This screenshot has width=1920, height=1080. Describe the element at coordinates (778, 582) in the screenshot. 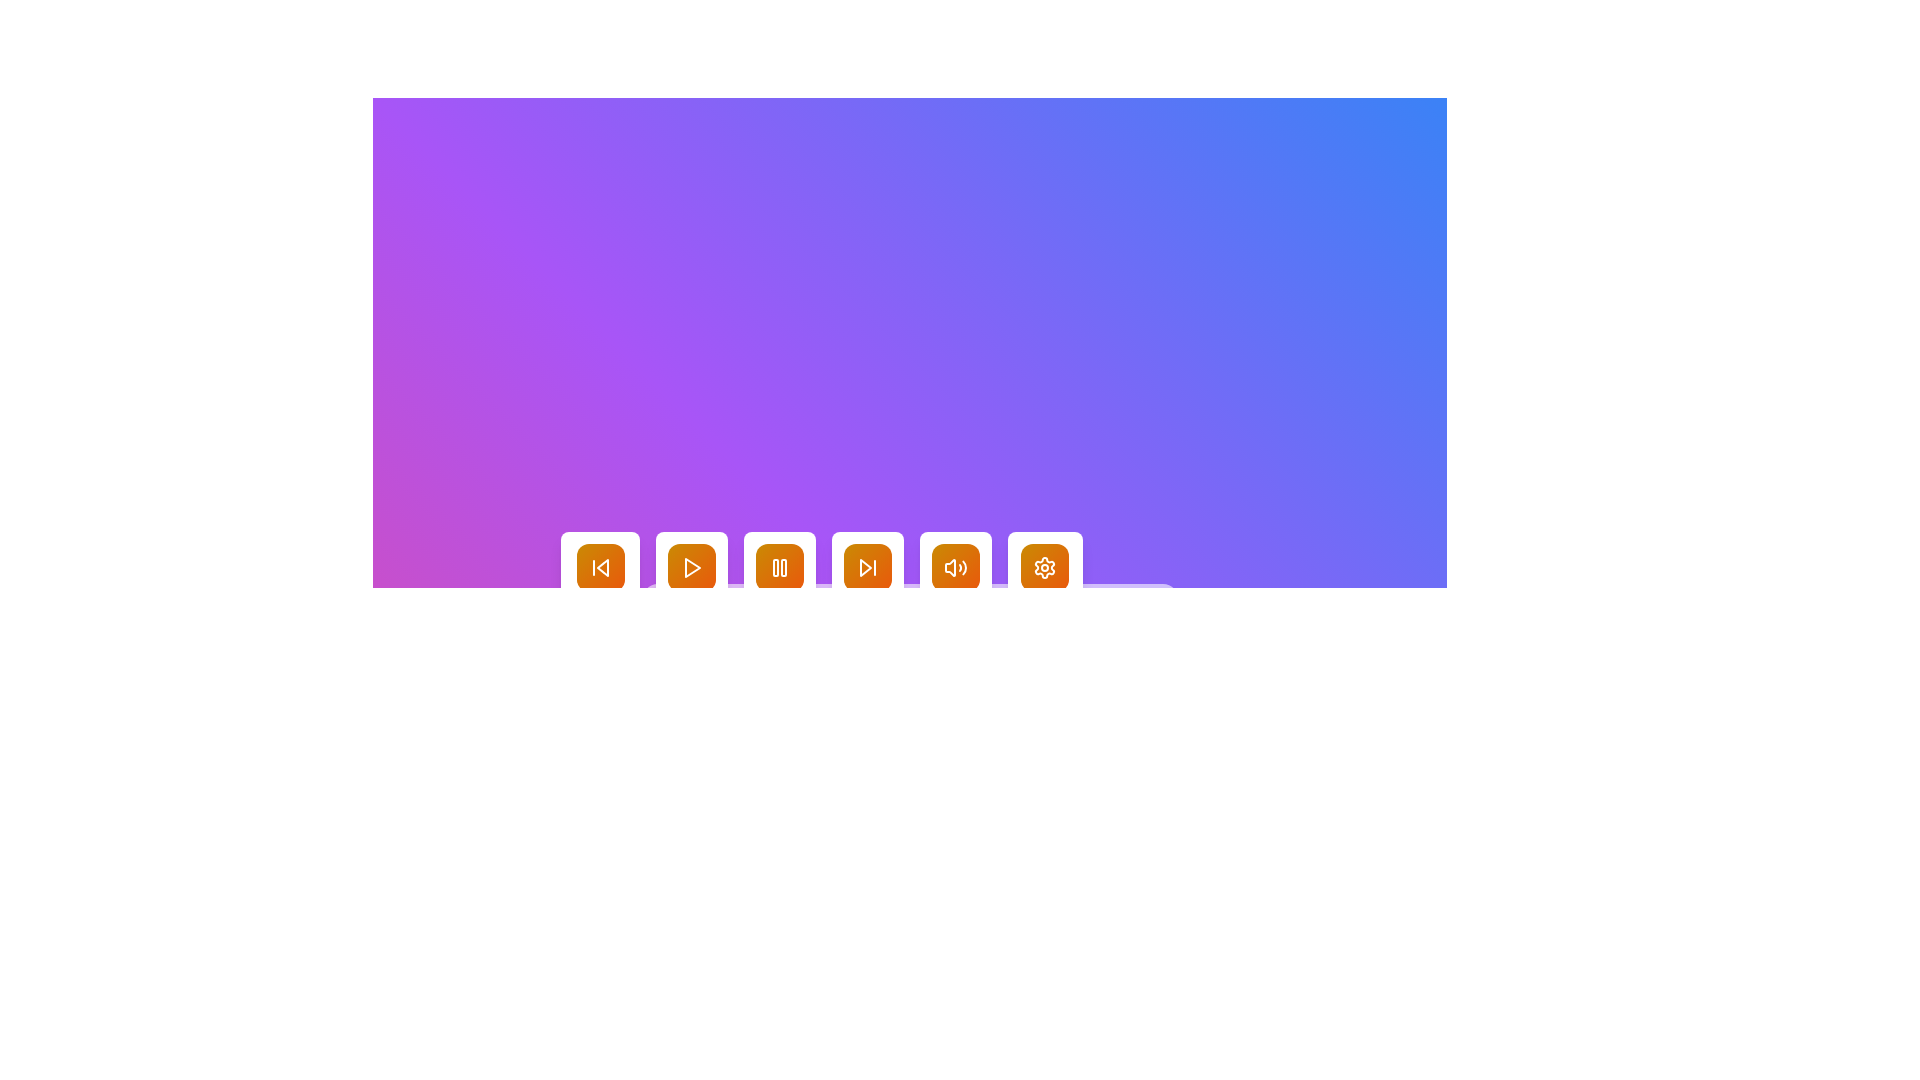

I see `the square button with a gradient background and a white pause icon labeled 'Pause'` at that location.